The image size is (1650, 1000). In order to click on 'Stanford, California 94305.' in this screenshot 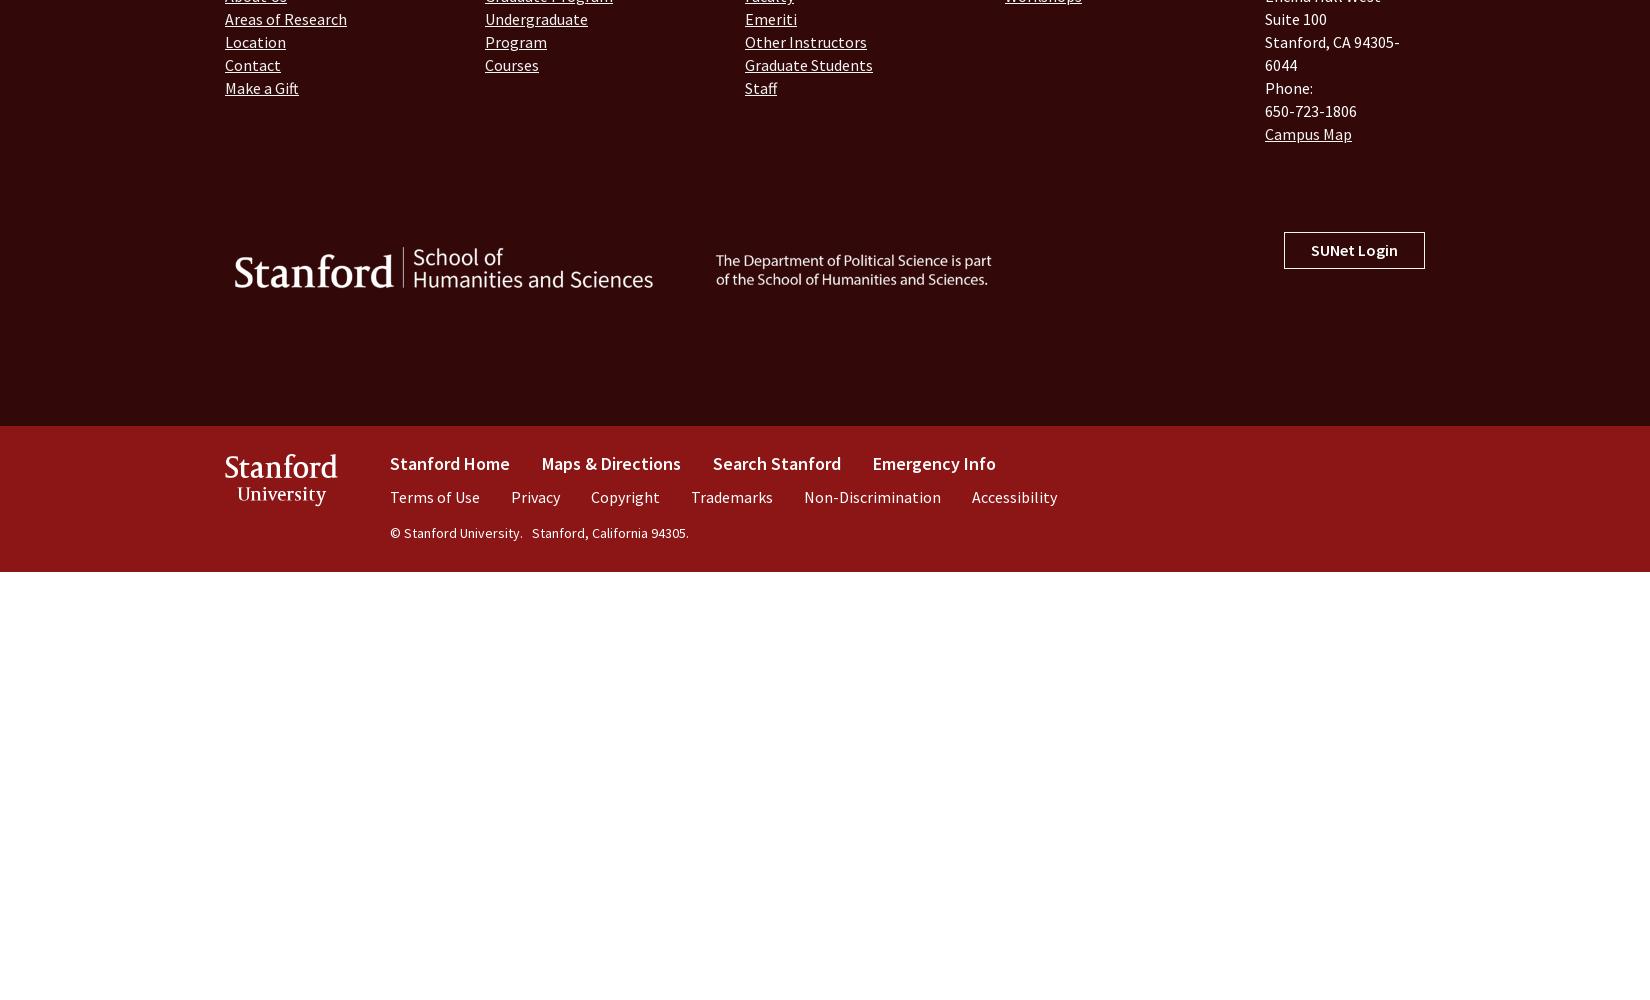, I will do `click(525, 532)`.